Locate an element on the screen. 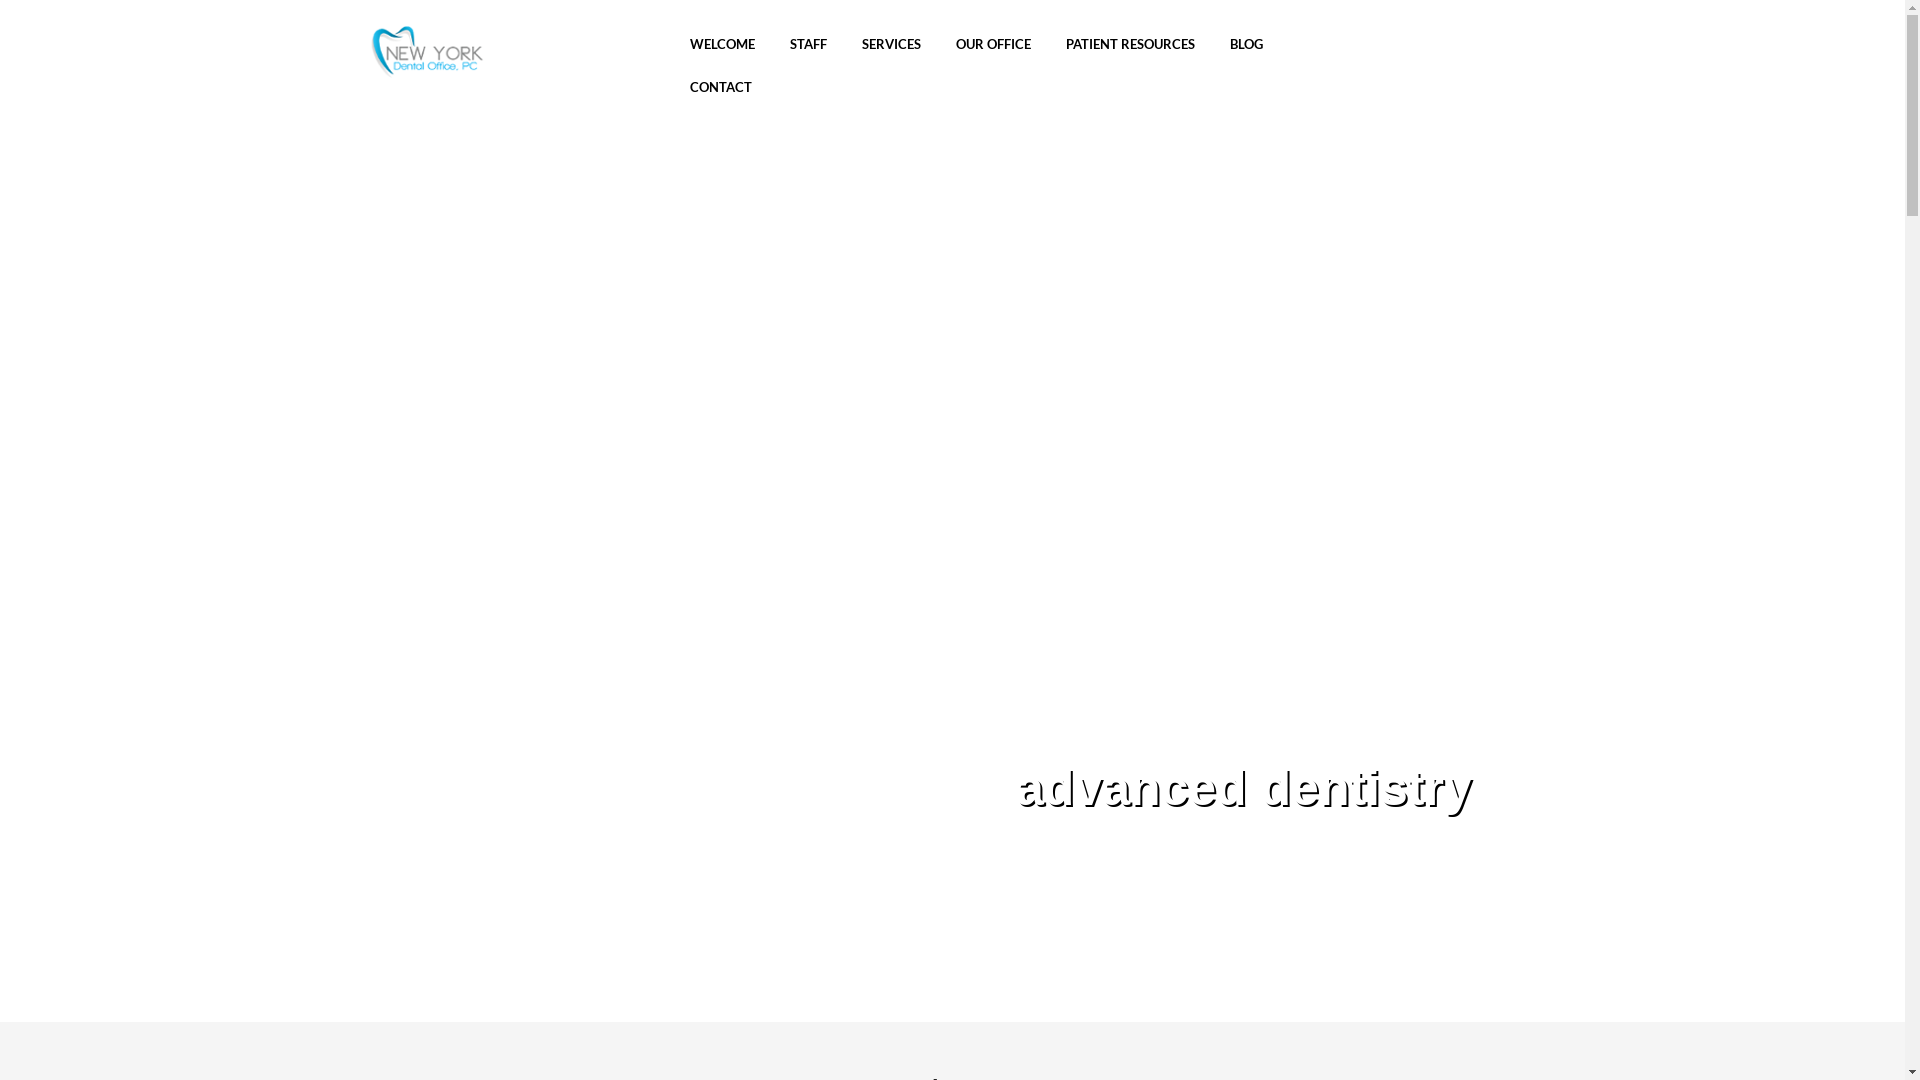 This screenshot has width=1920, height=1080. 'OUR OFFICE' is located at coordinates (993, 45).